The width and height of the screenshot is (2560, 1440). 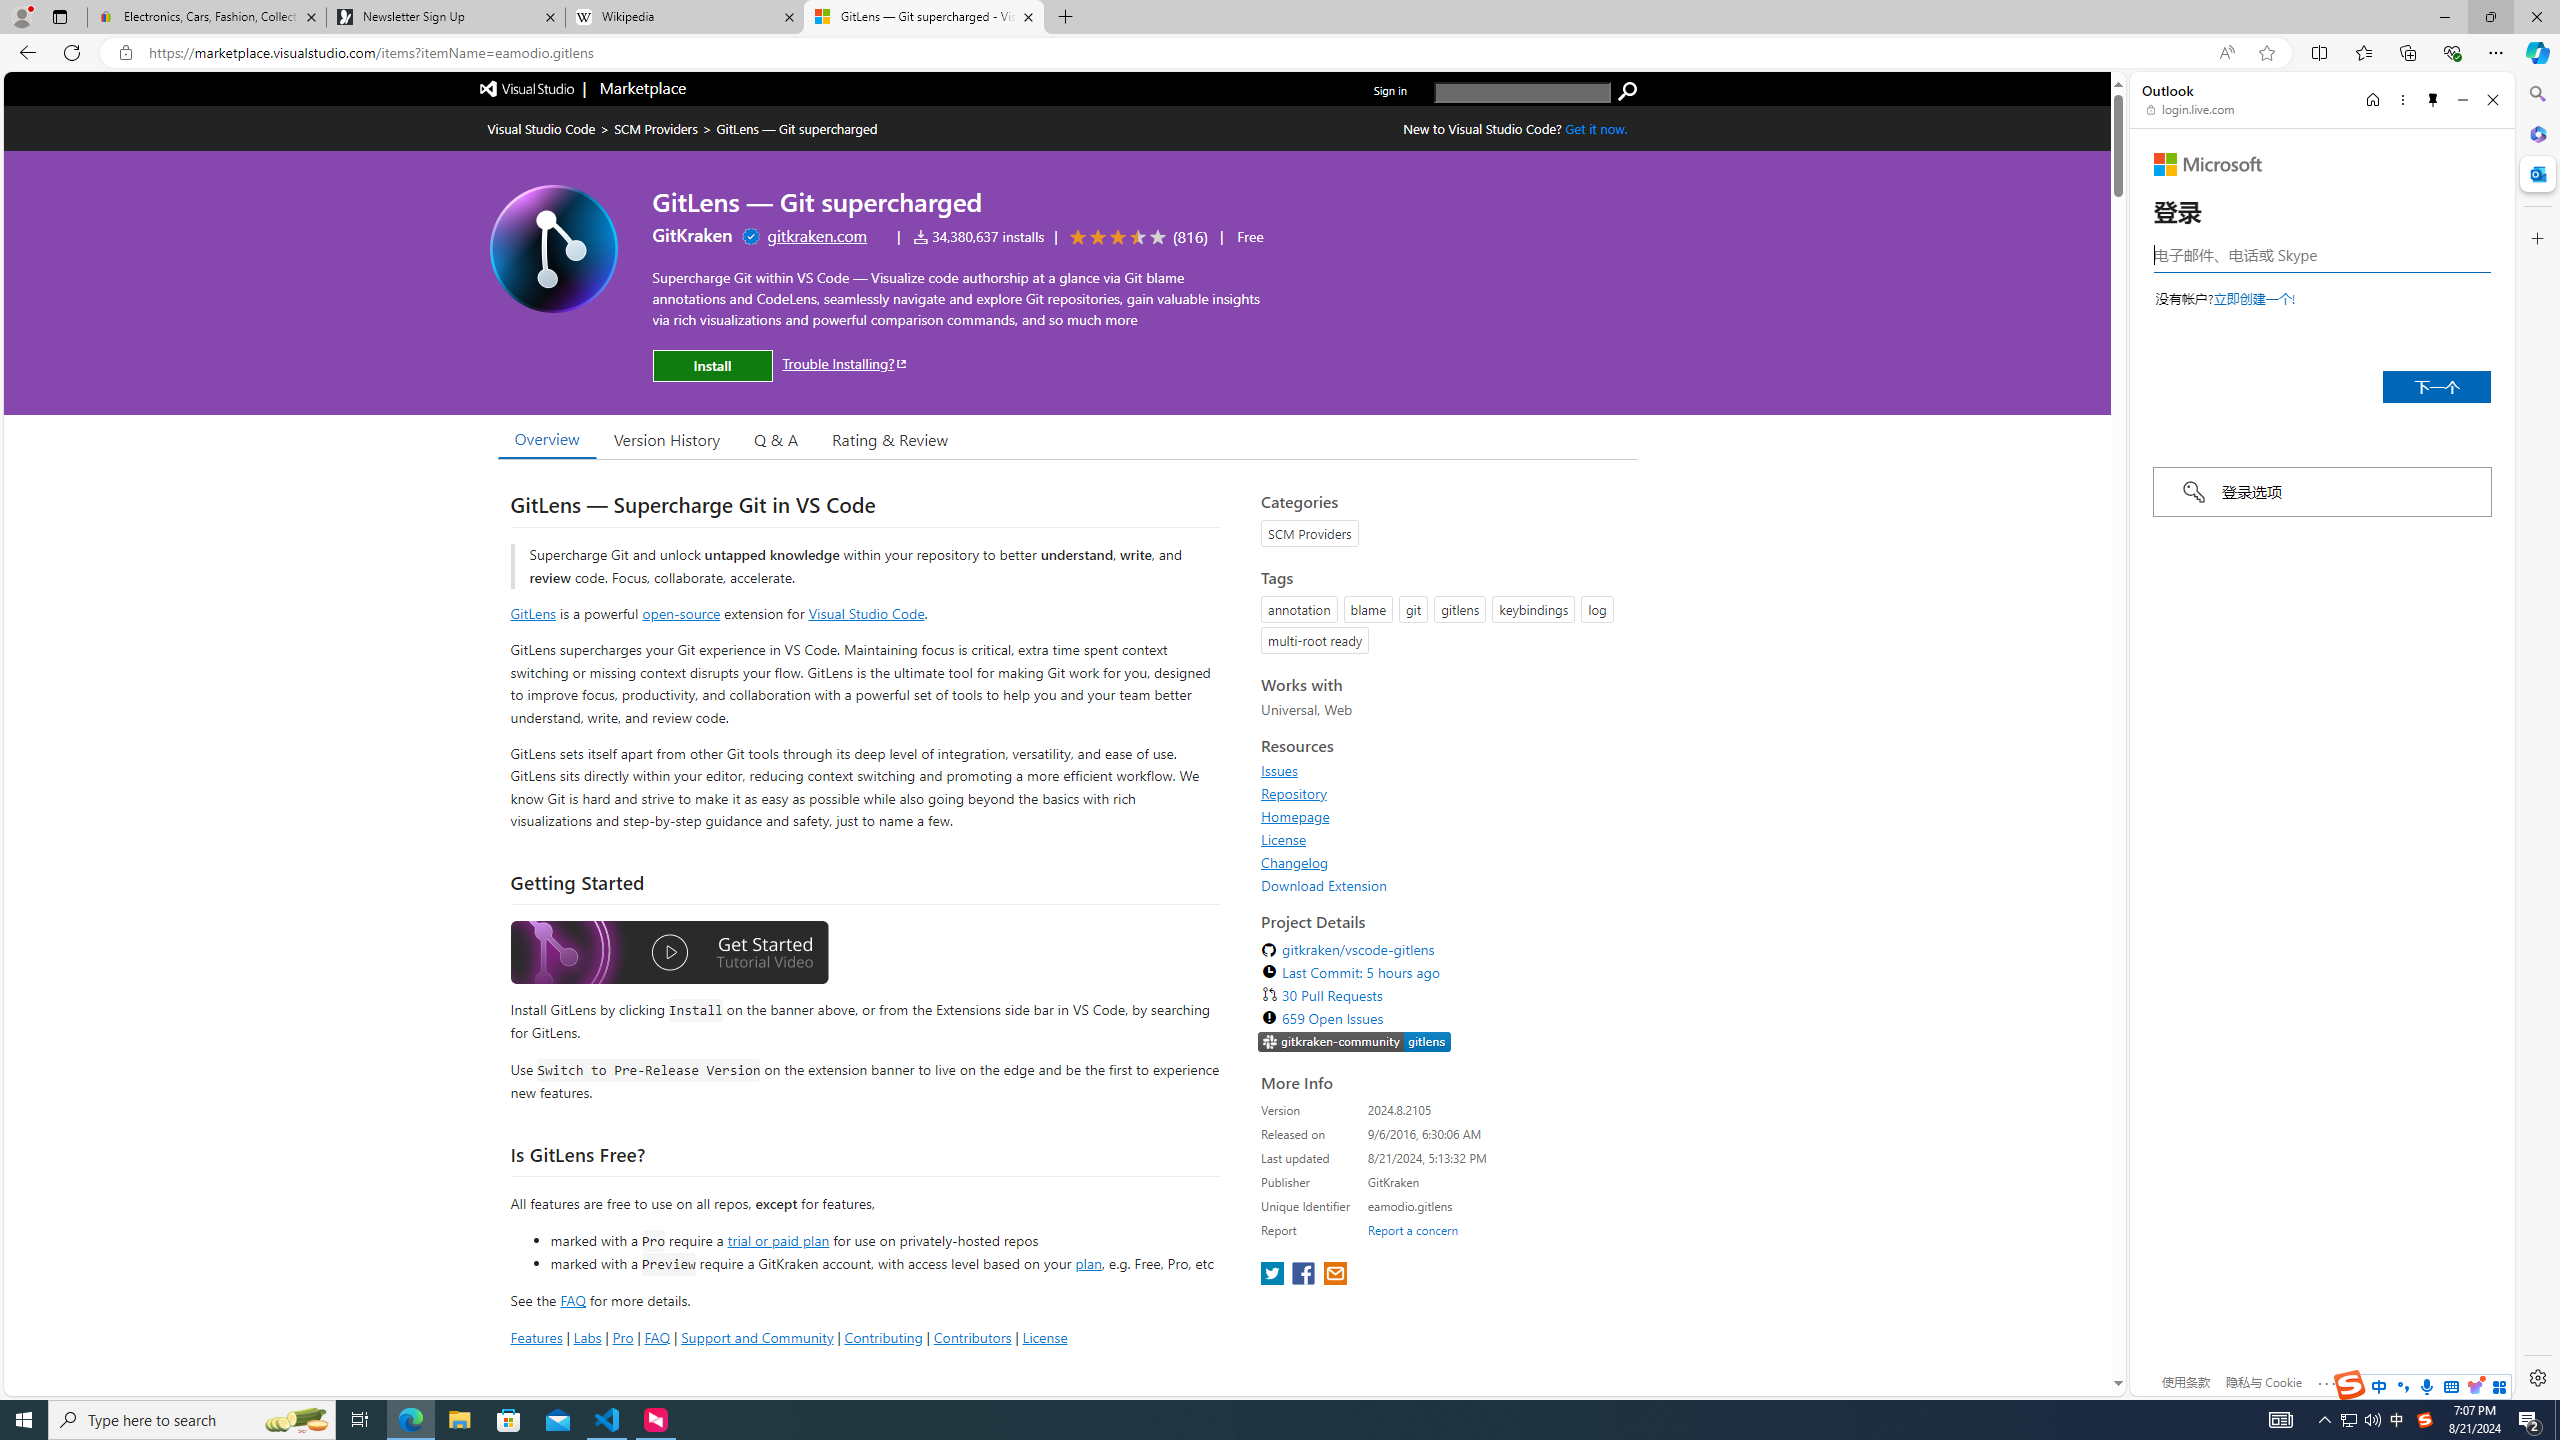 I want to click on 'Version History', so click(x=665, y=438).